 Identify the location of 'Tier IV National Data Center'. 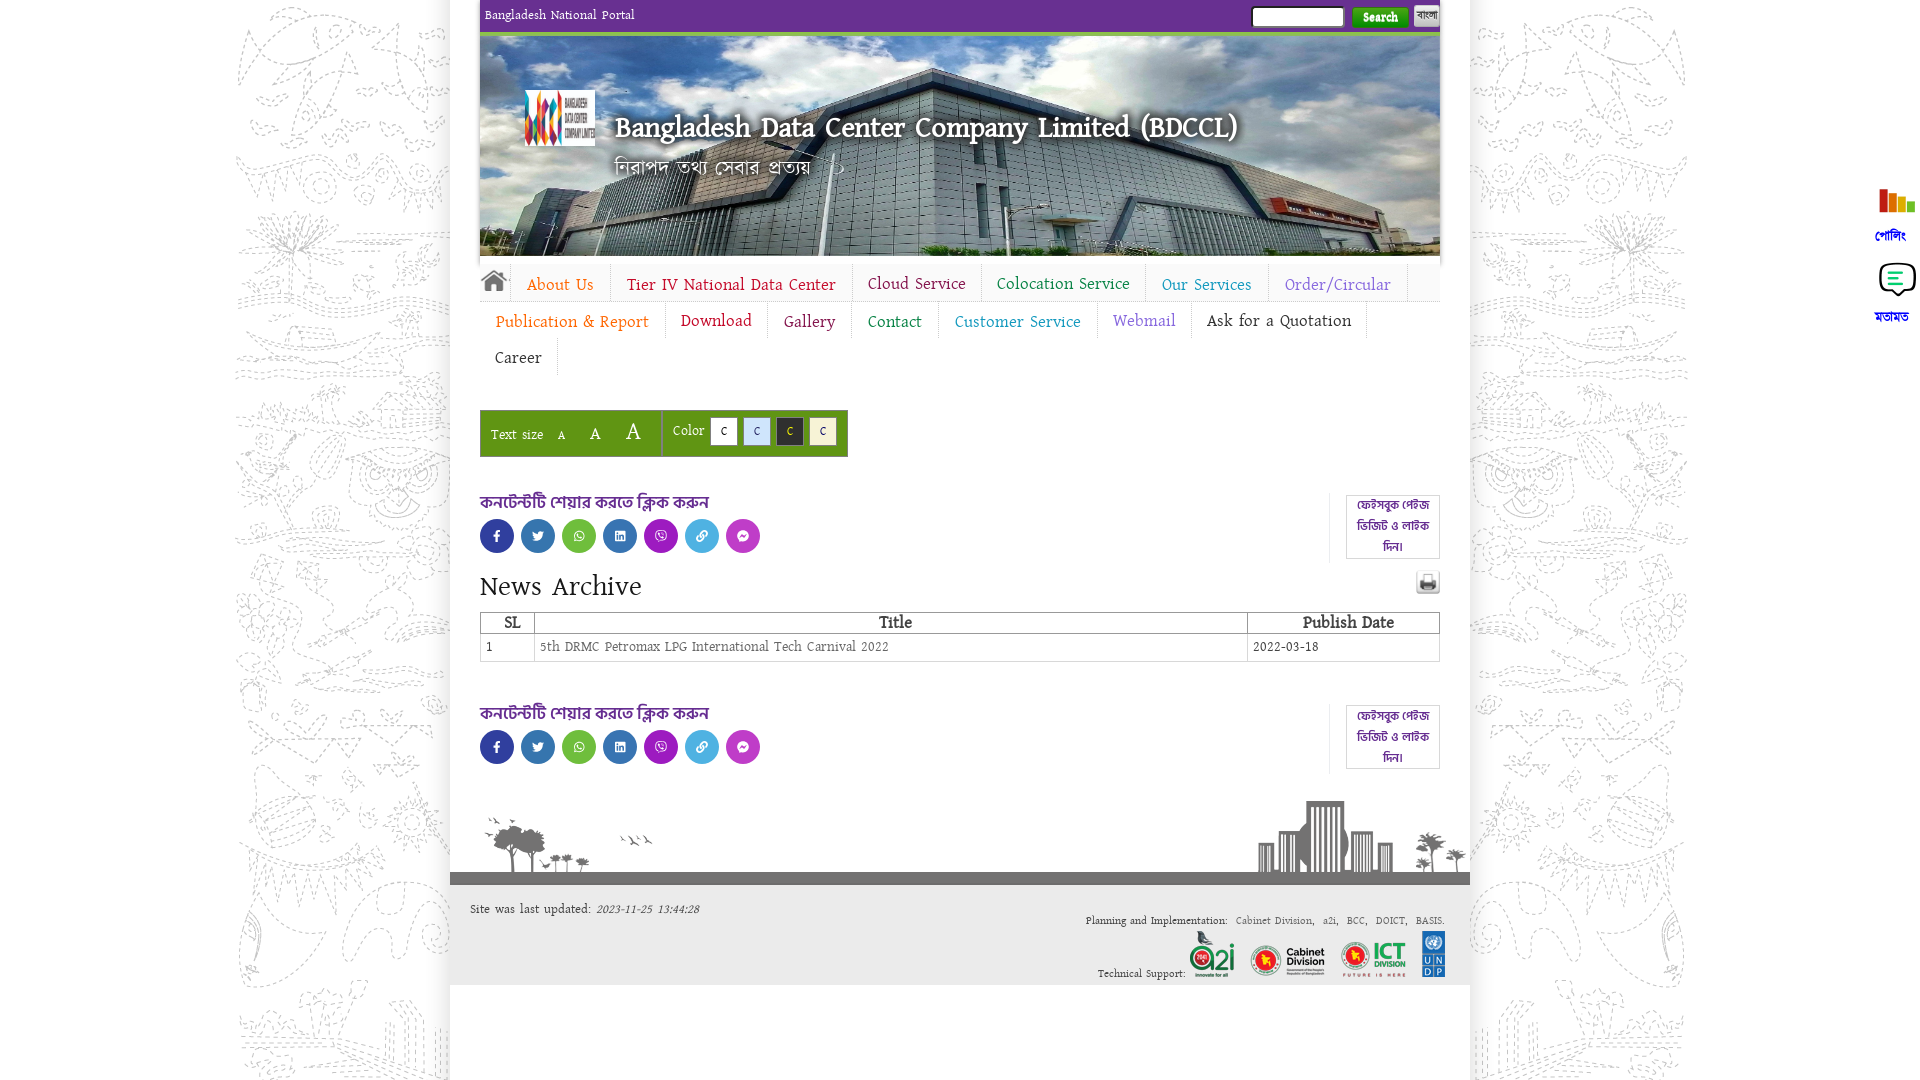
(609, 285).